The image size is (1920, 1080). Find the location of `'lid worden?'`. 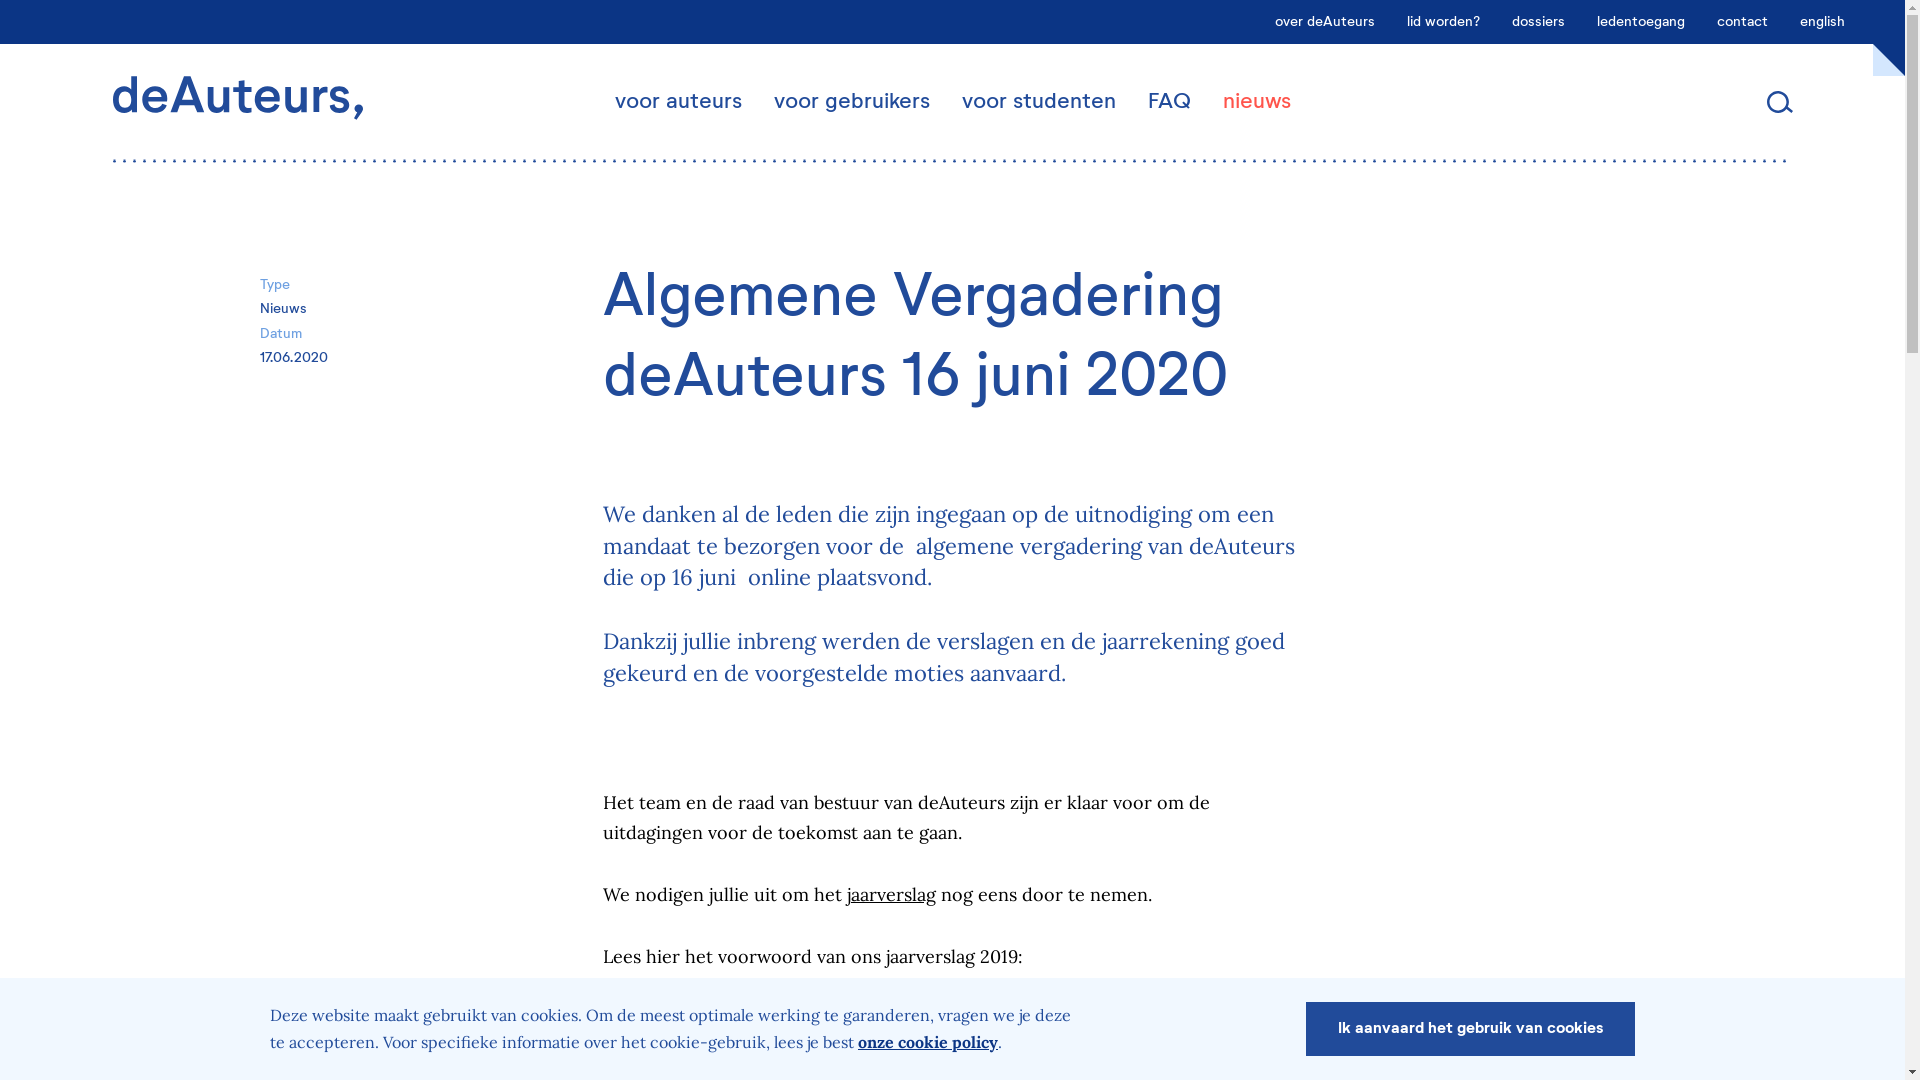

'lid worden?' is located at coordinates (1443, 22).